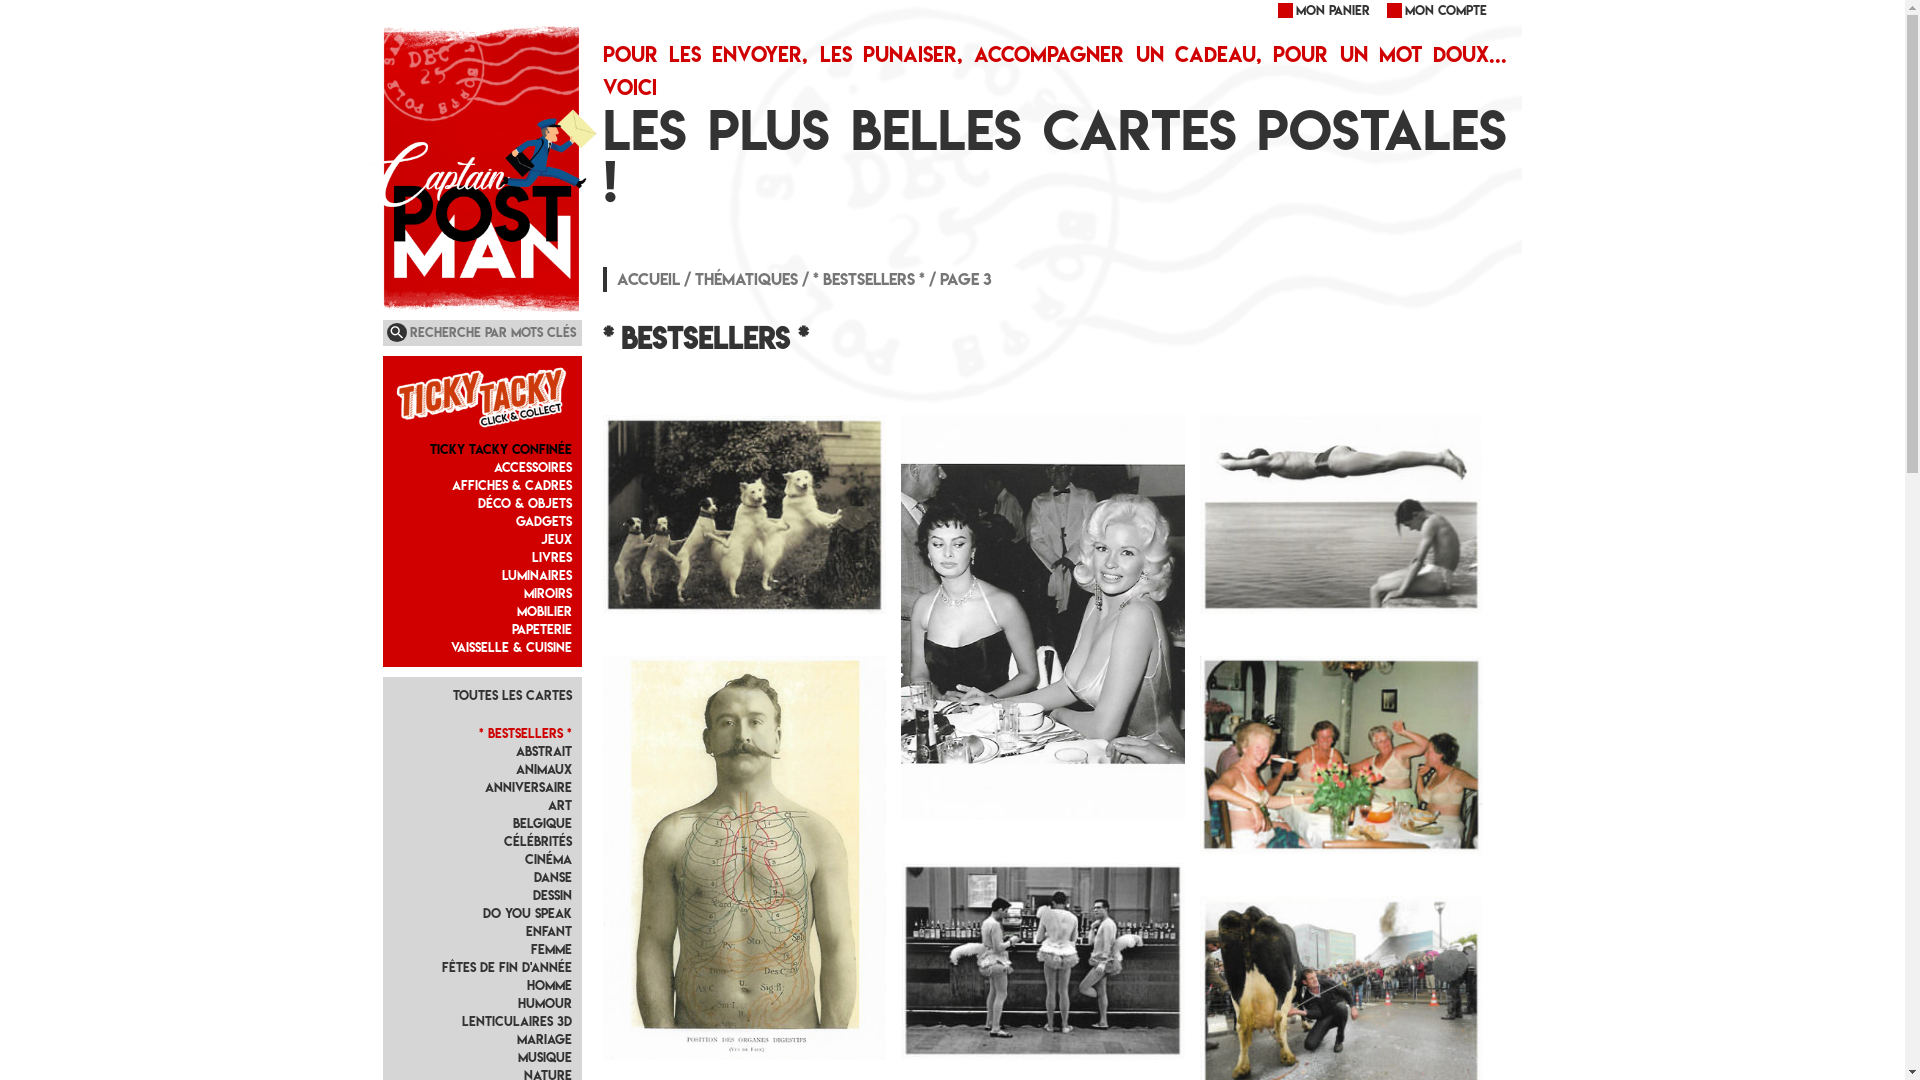 The height and width of the screenshot is (1080, 1920). Describe the element at coordinates (648, 278) in the screenshot. I see `'Accueil'` at that location.